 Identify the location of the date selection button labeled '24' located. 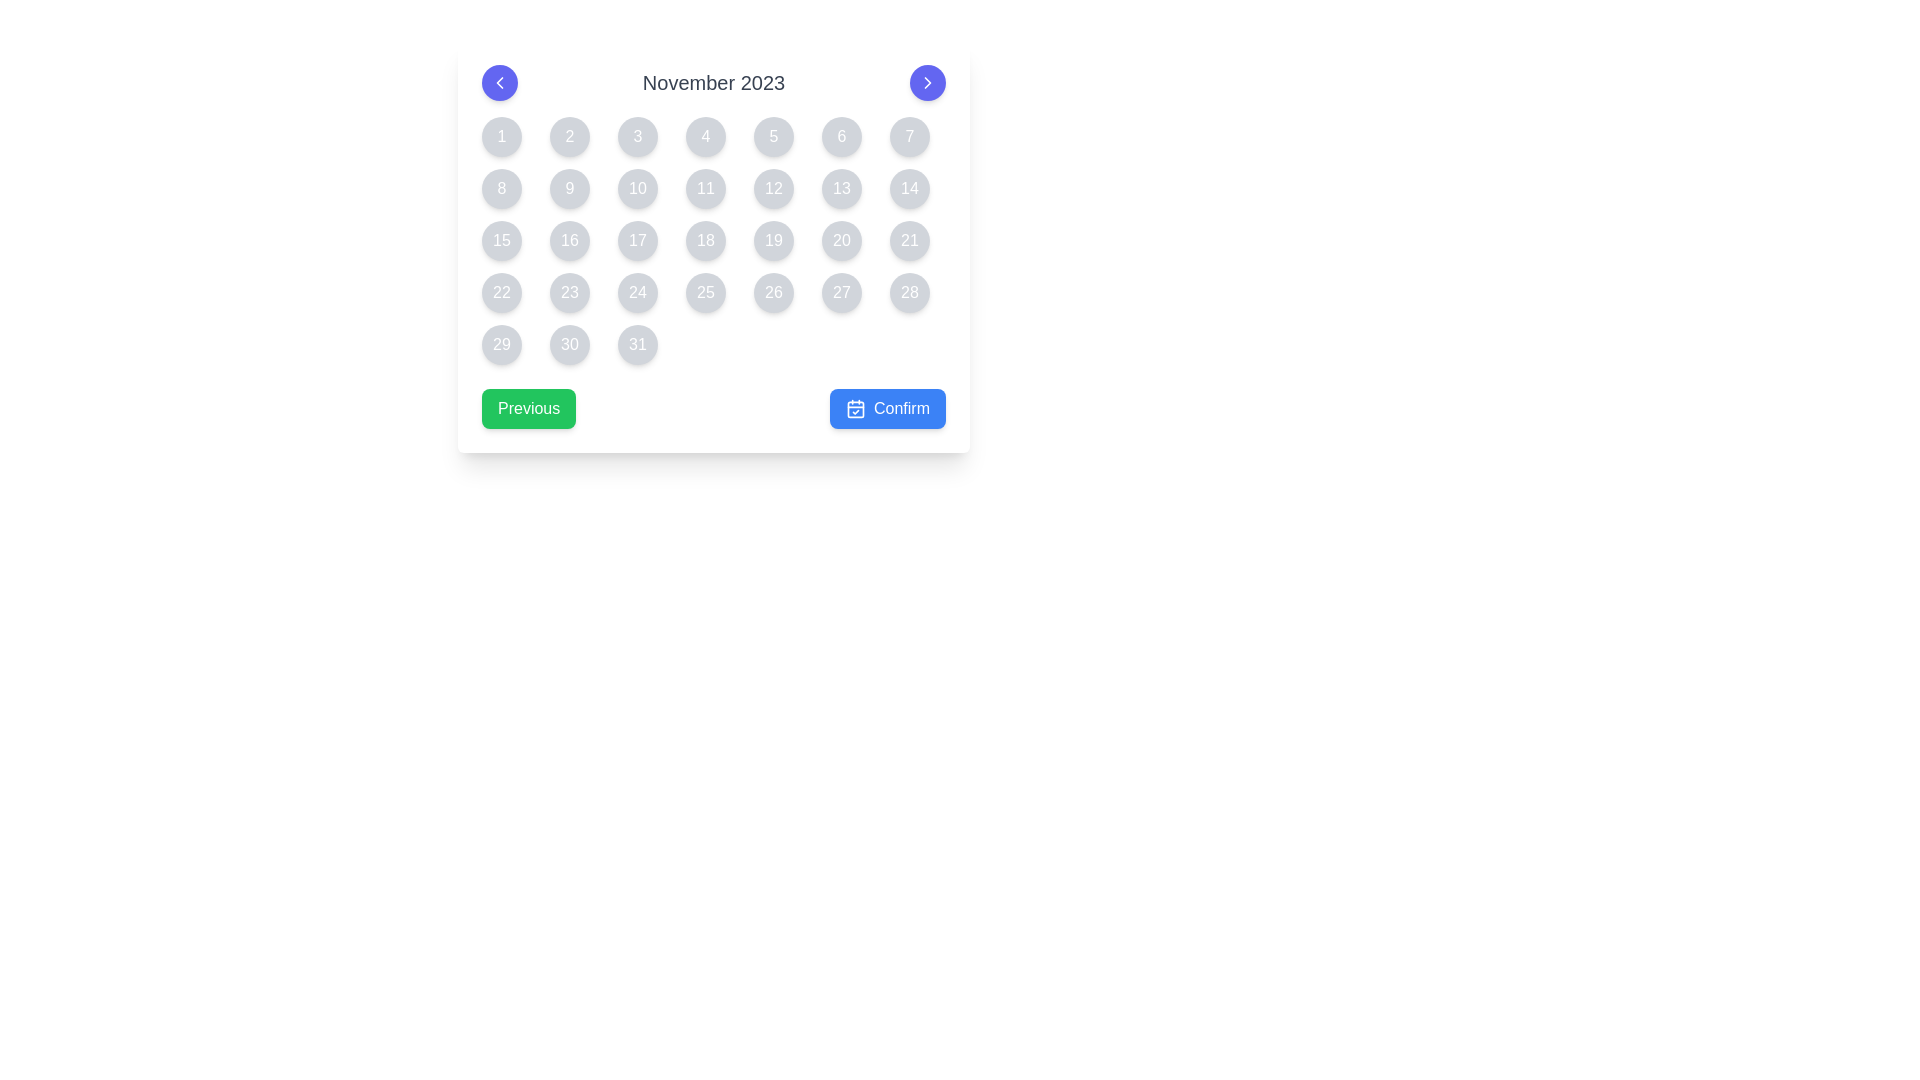
(637, 293).